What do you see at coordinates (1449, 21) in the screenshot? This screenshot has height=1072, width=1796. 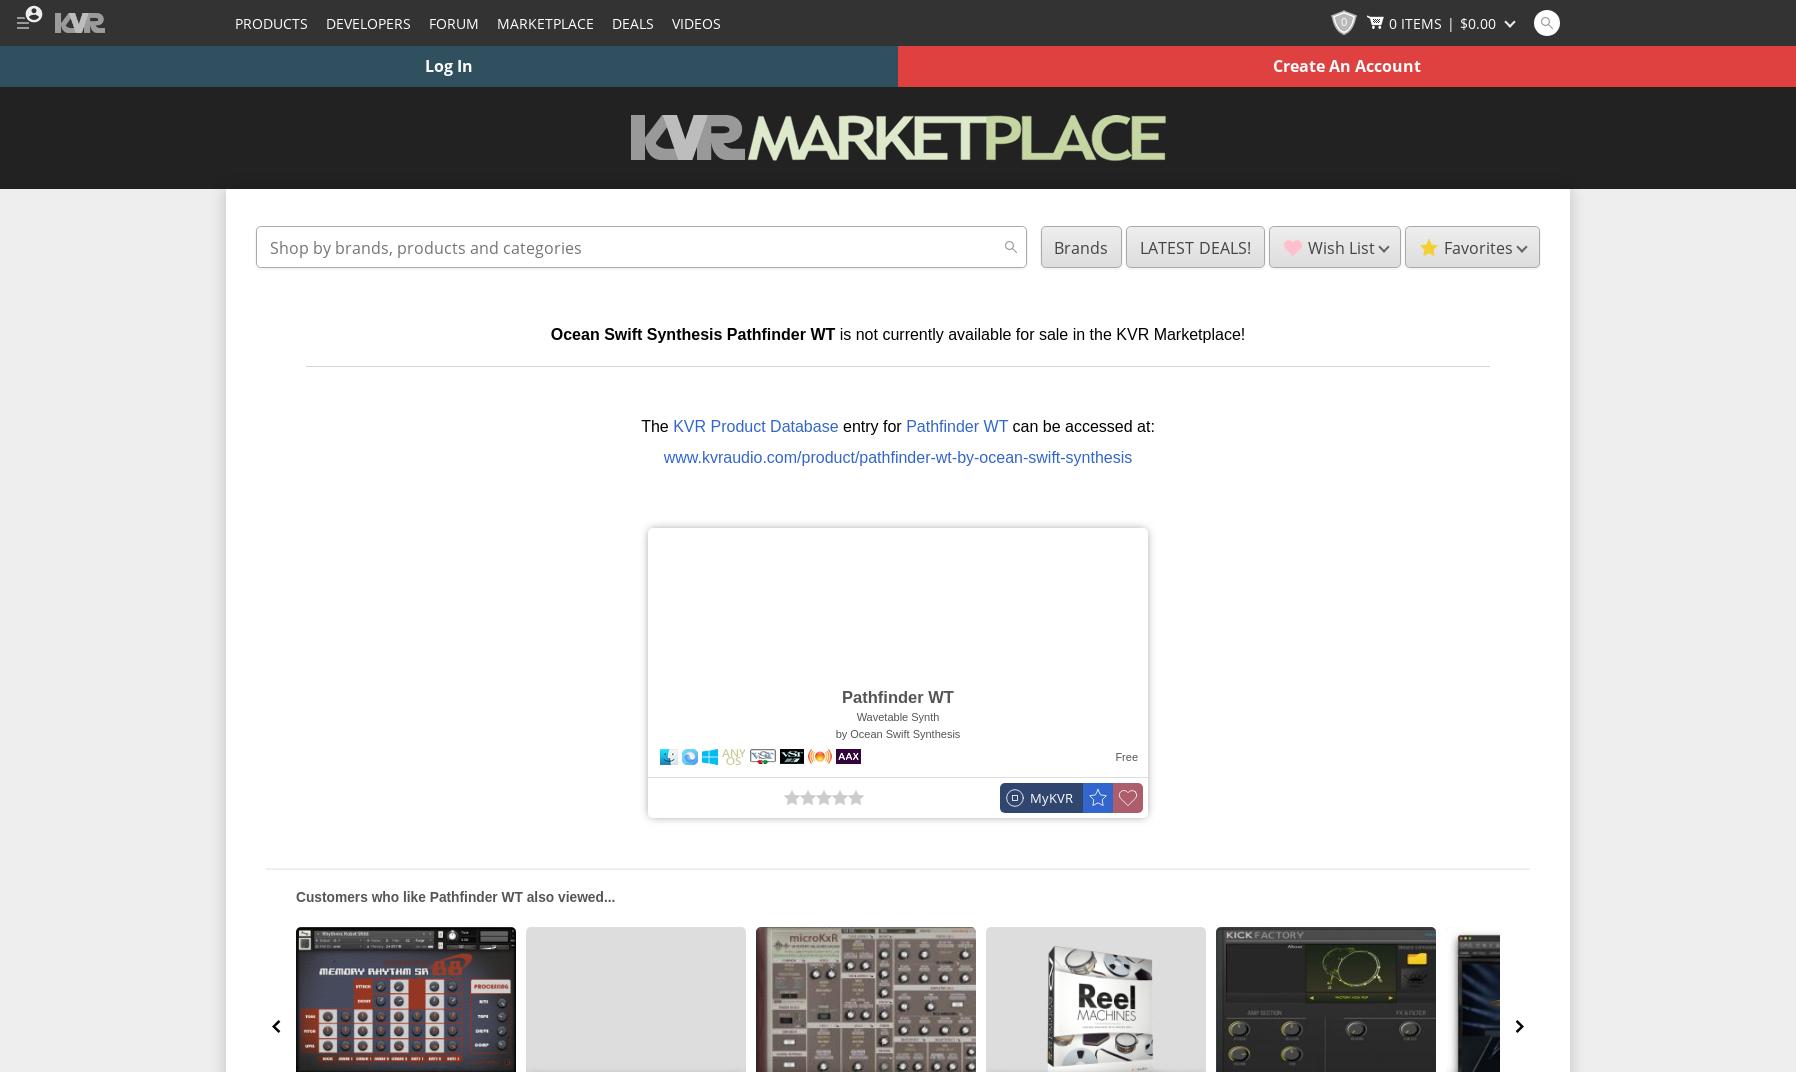 I see `'|'` at bounding box center [1449, 21].